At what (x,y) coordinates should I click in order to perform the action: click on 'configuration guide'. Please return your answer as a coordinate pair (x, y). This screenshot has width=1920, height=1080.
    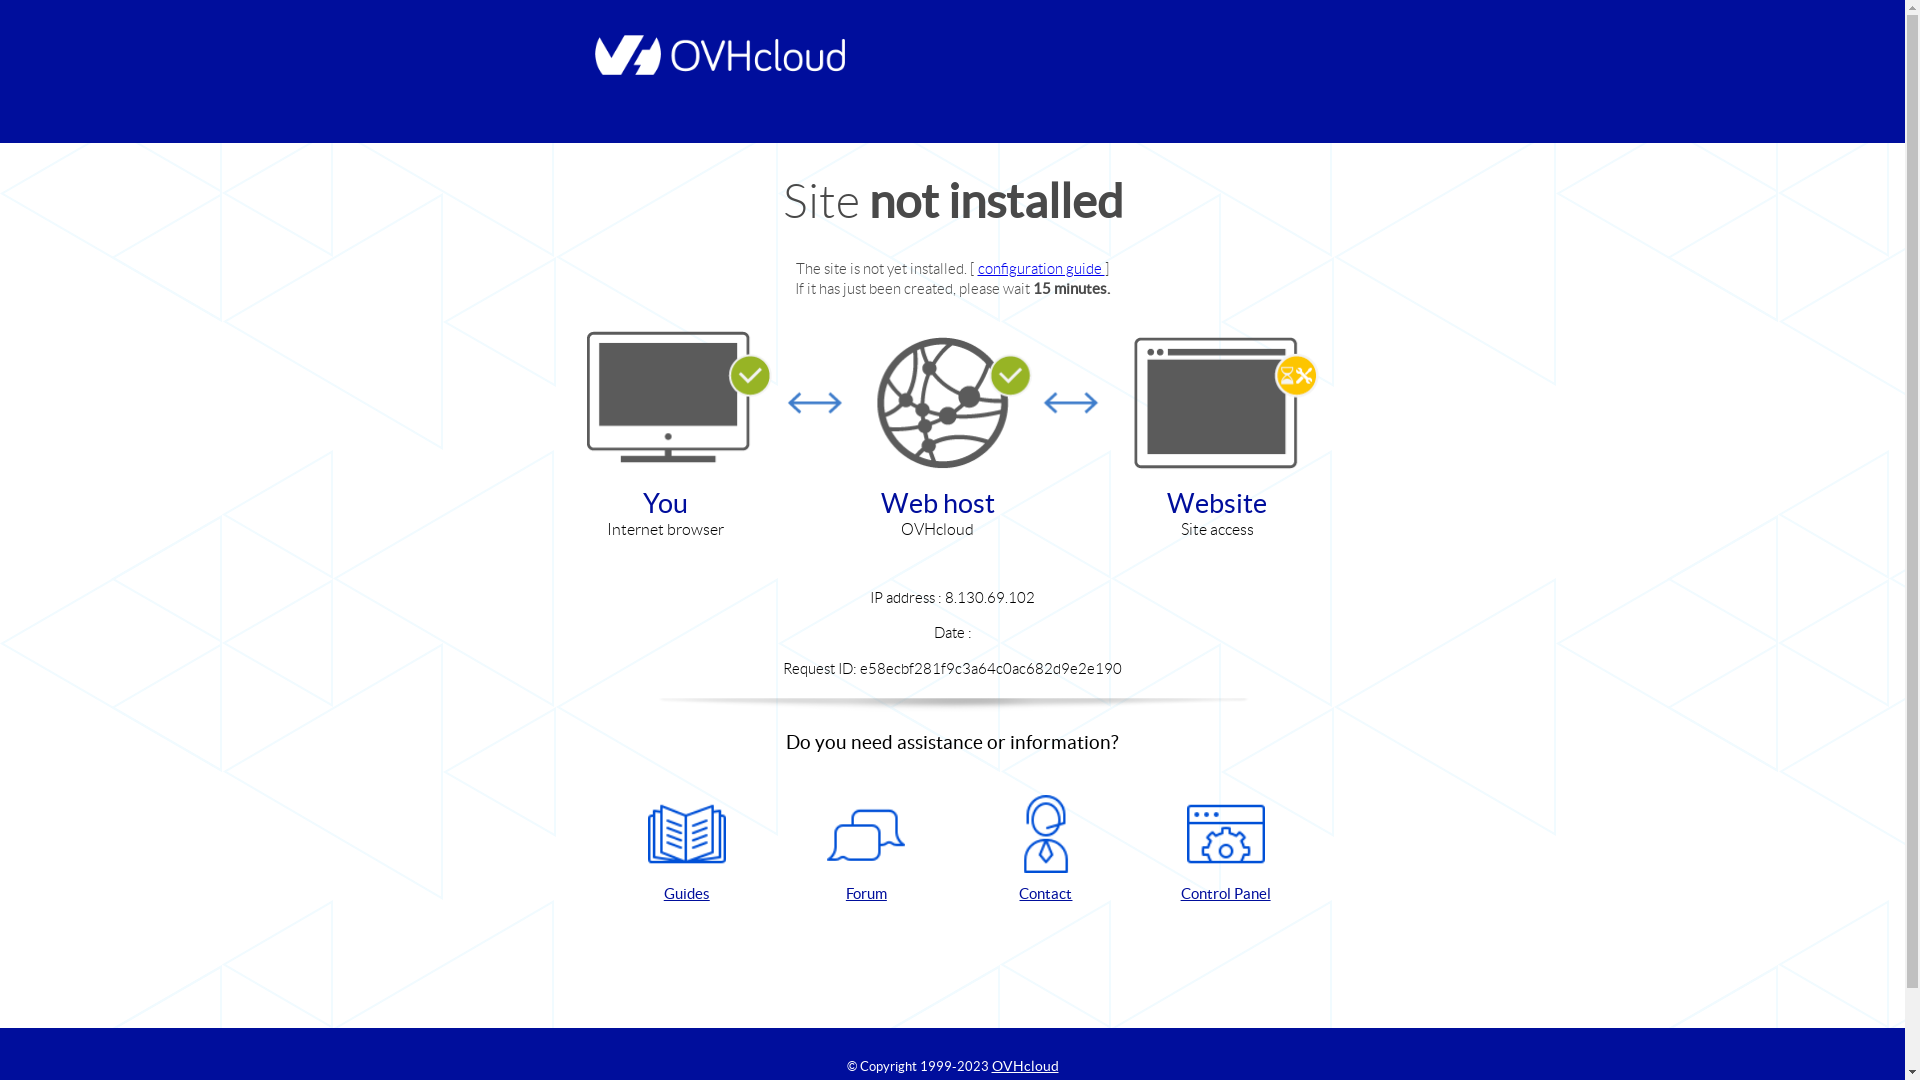
    Looking at the image, I should click on (1040, 267).